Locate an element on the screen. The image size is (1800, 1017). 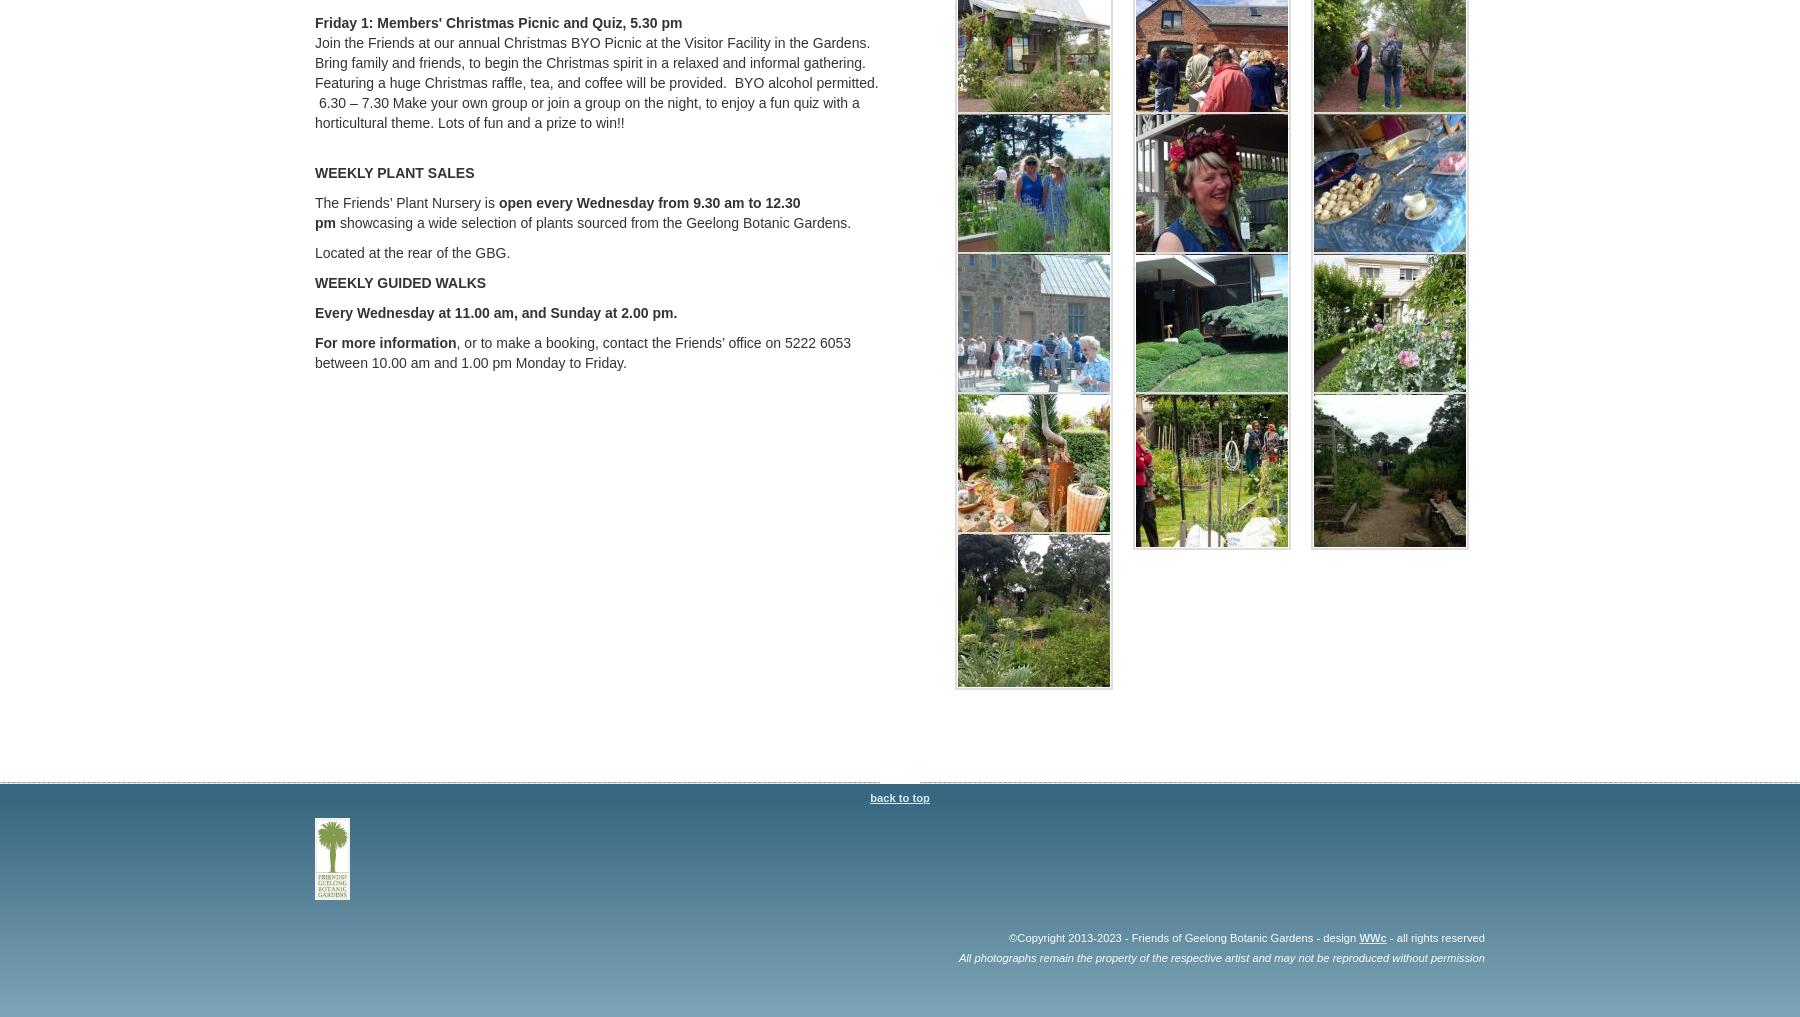
'©Copyright 2013-2023 - Friends of Geelong Botanic Gardens - design' is located at coordinates (1008, 935).